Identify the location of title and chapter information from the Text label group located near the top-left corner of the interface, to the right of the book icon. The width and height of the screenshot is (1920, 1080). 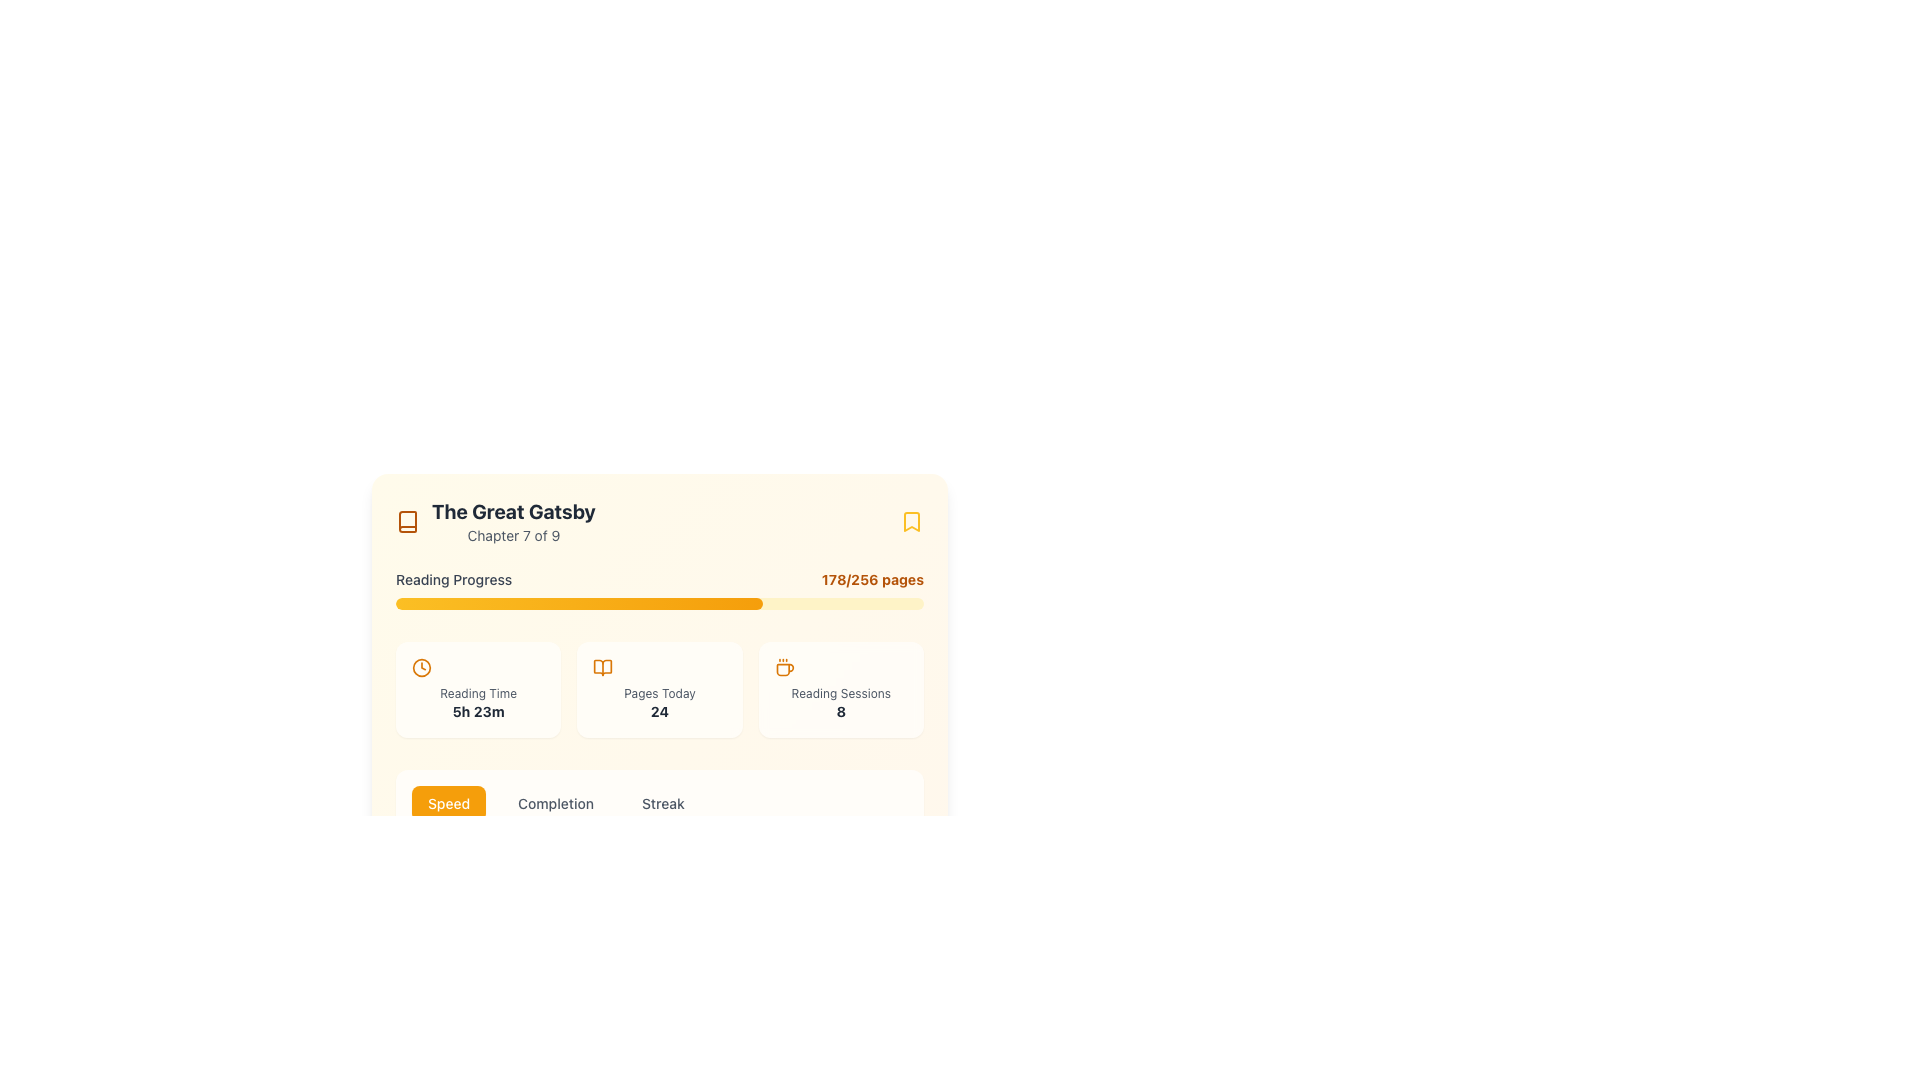
(513, 520).